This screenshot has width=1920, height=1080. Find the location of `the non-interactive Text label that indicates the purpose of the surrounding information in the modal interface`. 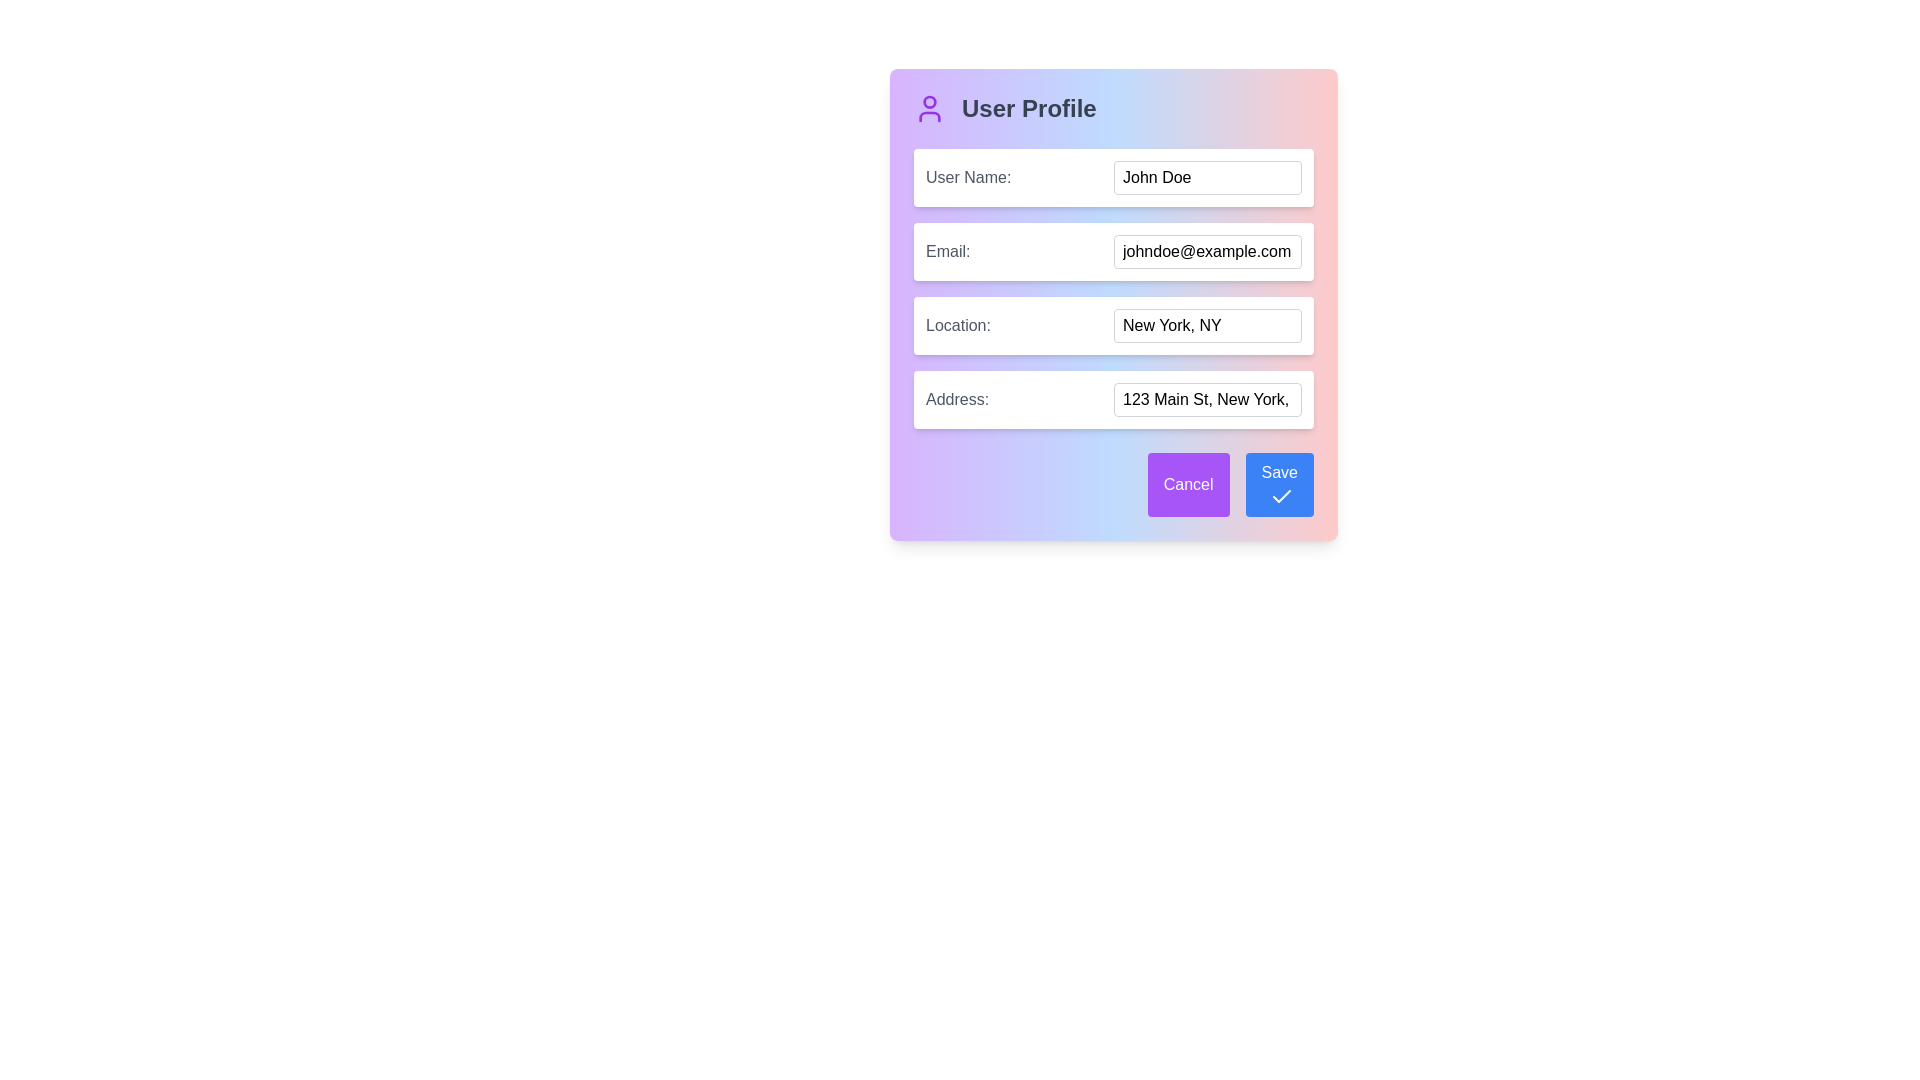

the non-interactive Text label that indicates the purpose of the surrounding information in the modal interface is located at coordinates (1029, 108).